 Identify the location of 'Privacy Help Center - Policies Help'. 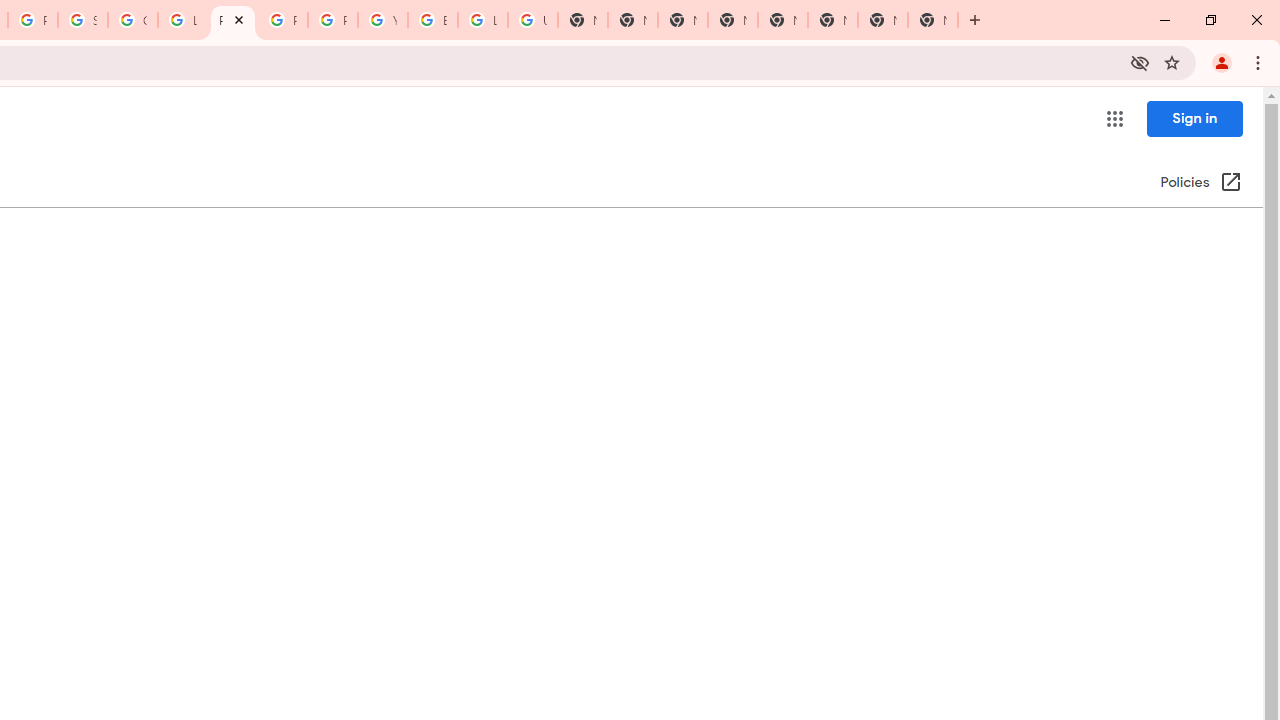
(232, 20).